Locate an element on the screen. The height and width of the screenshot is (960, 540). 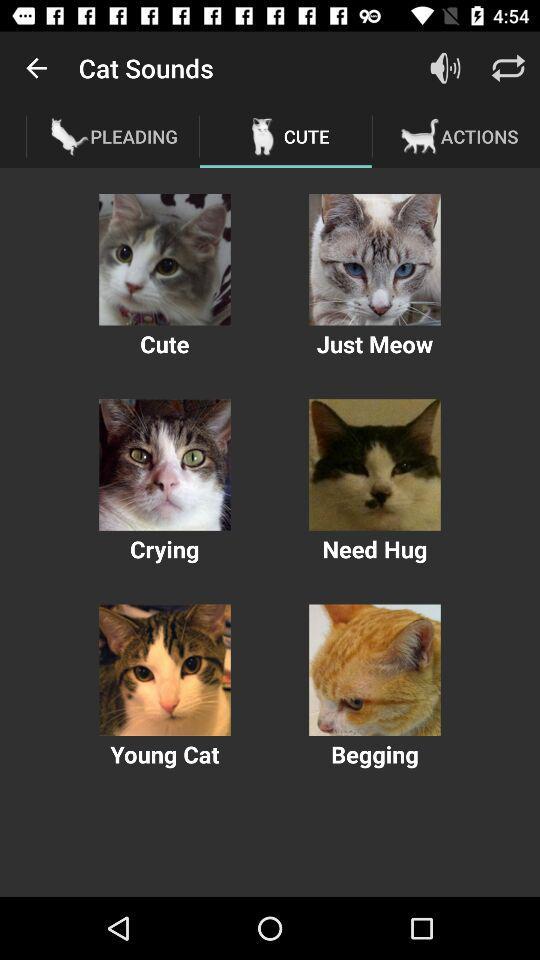
plays sound of cat begging is located at coordinates (374, 670).